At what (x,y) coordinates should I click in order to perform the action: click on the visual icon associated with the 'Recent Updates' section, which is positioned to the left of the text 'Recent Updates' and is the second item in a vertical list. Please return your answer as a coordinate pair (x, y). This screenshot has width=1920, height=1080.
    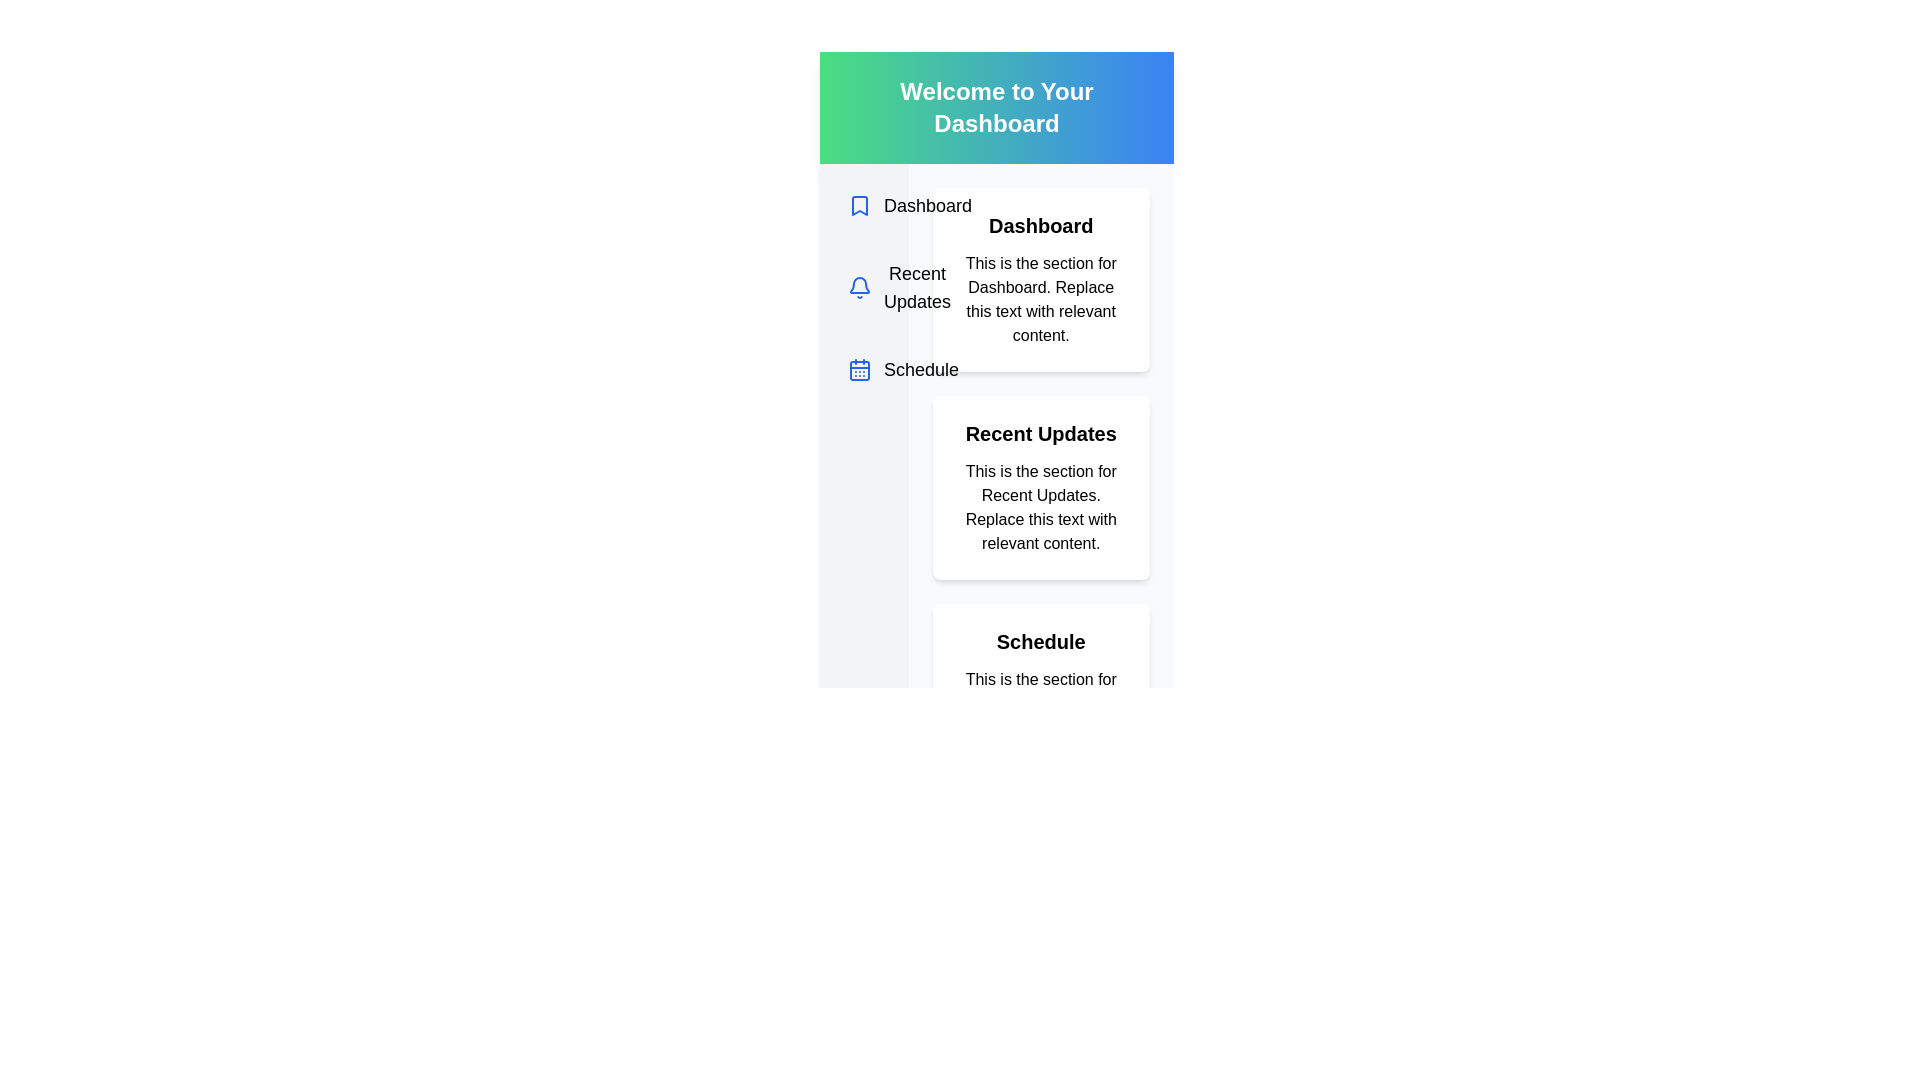
    Looking at the image, I should click on (859, 288).